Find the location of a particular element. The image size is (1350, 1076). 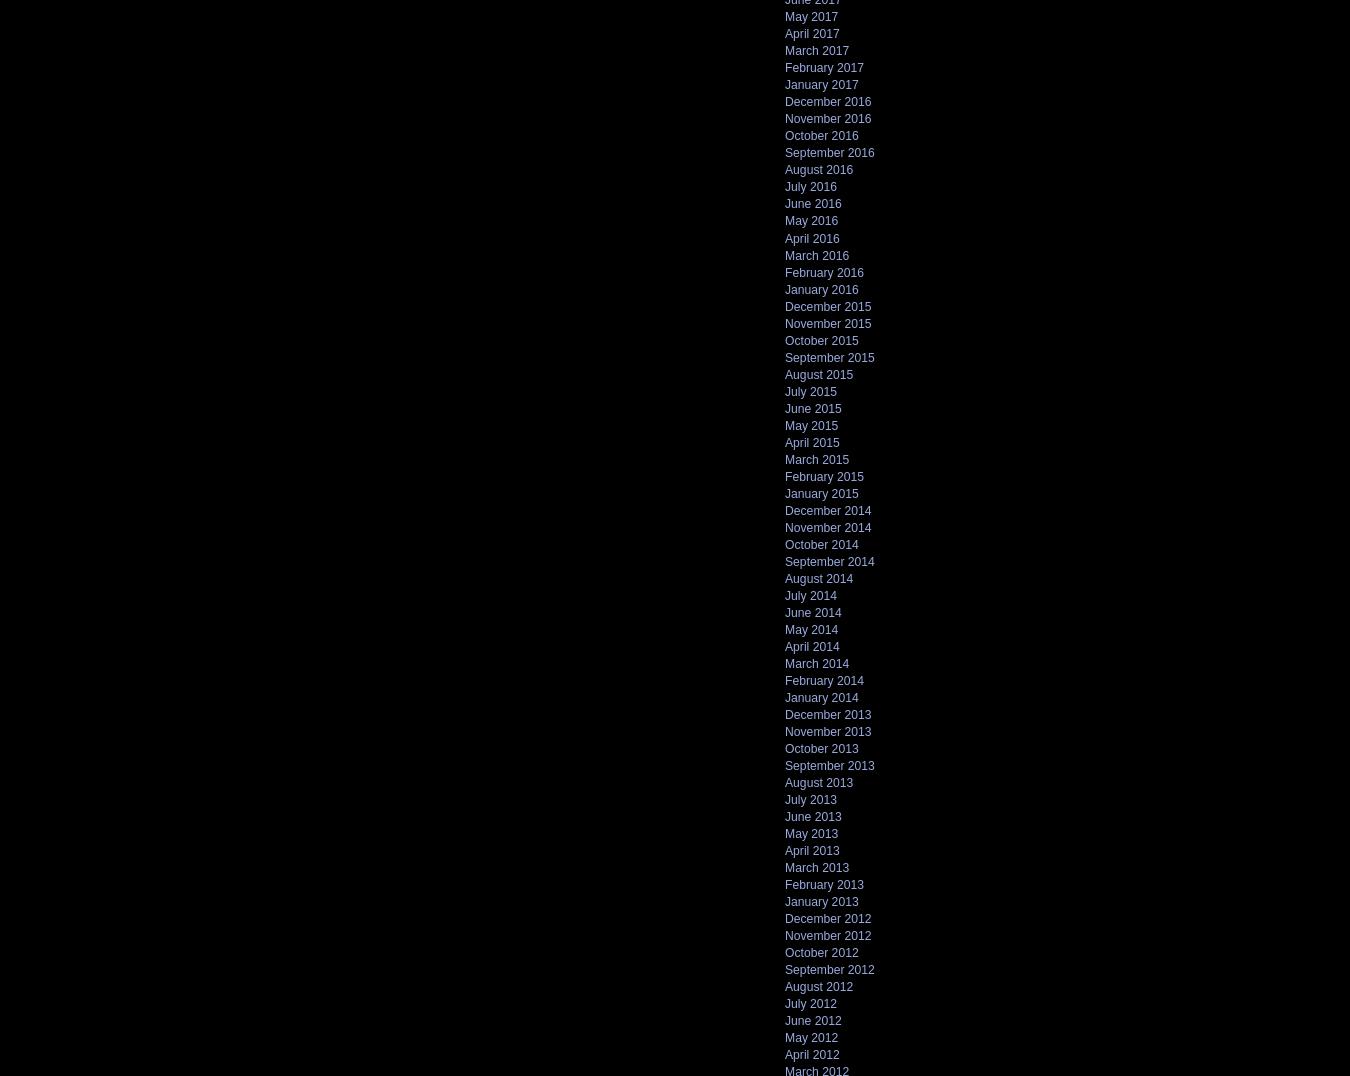

'October 2016' is located at coordinates (821, 136).